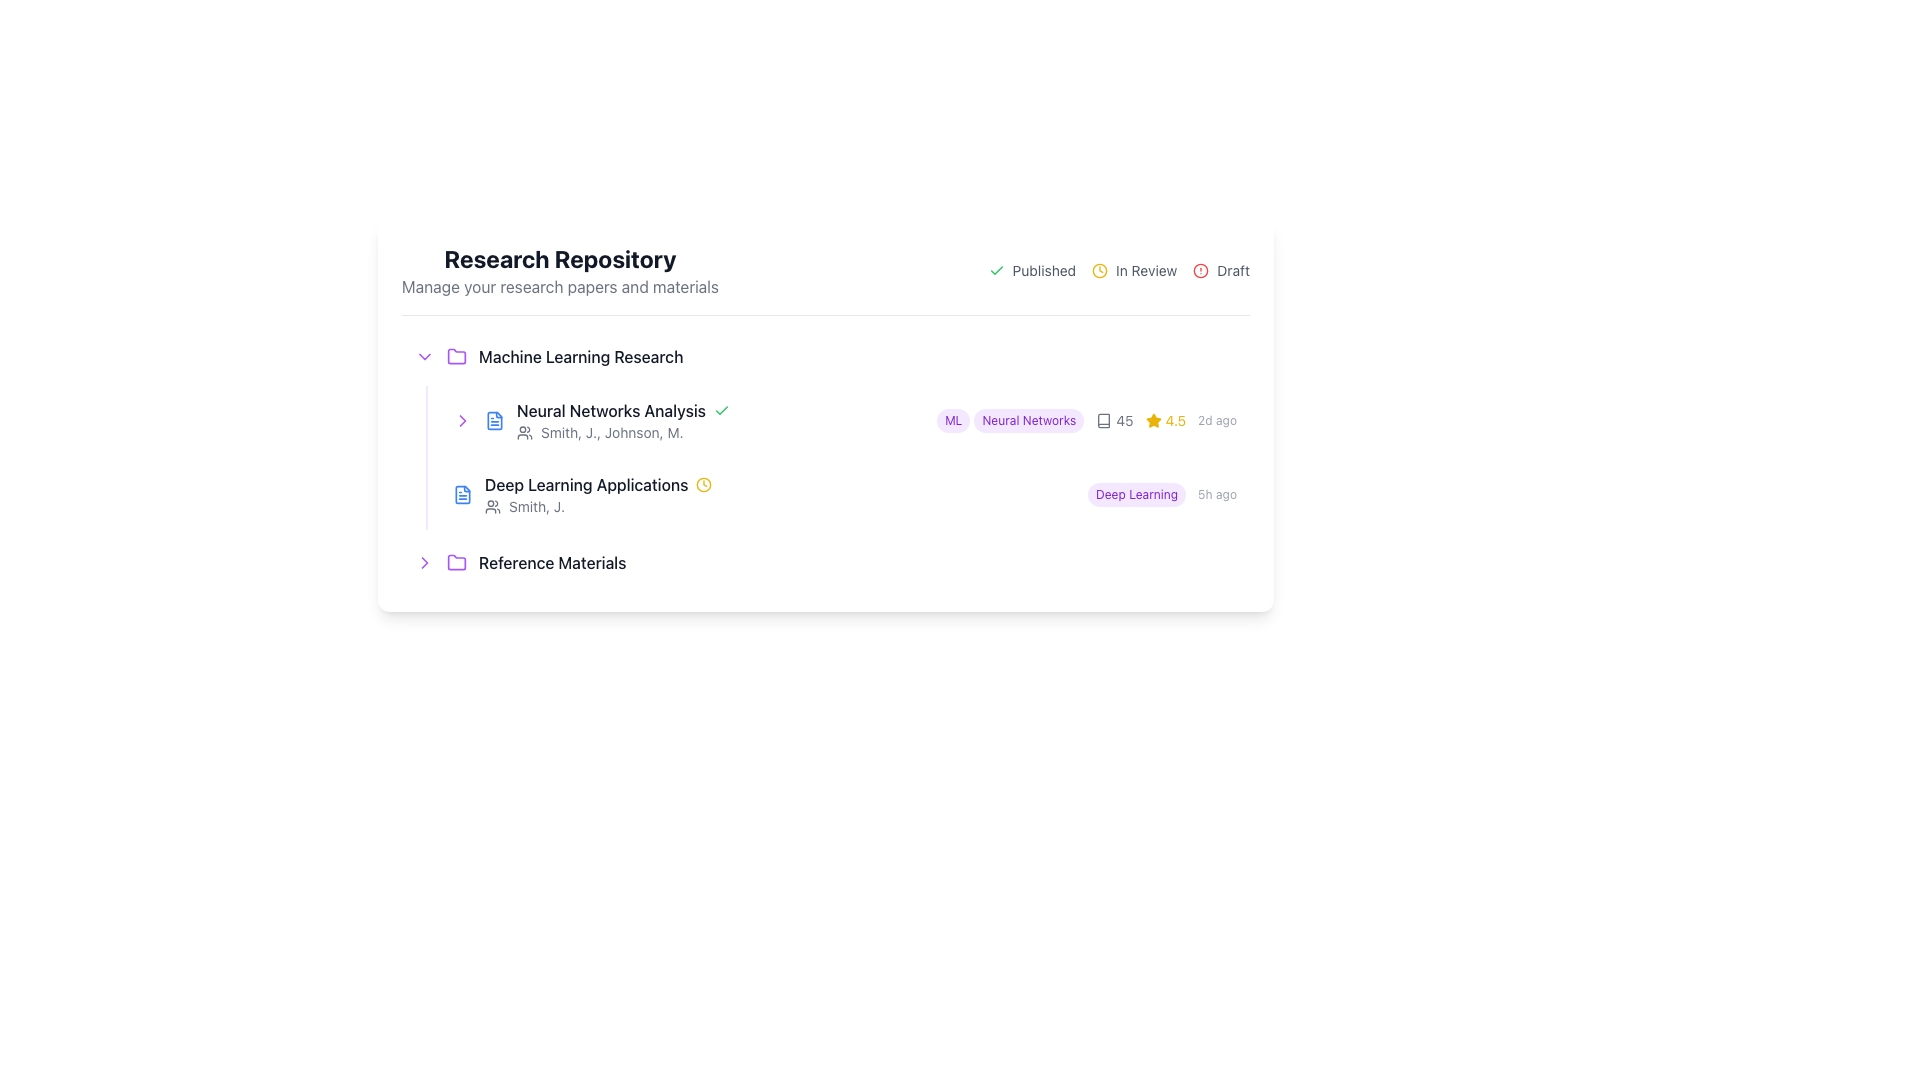 The height and width of the screenshot is (1080, 1920). What do you see at coordinates (1086, 419) in the screenshot?
I see `icons located to the right of the 'Neural Networks Analysis' row, which is part of a composite UI component containing badges, icons, and text labels` at bounding box center [1086, 419].